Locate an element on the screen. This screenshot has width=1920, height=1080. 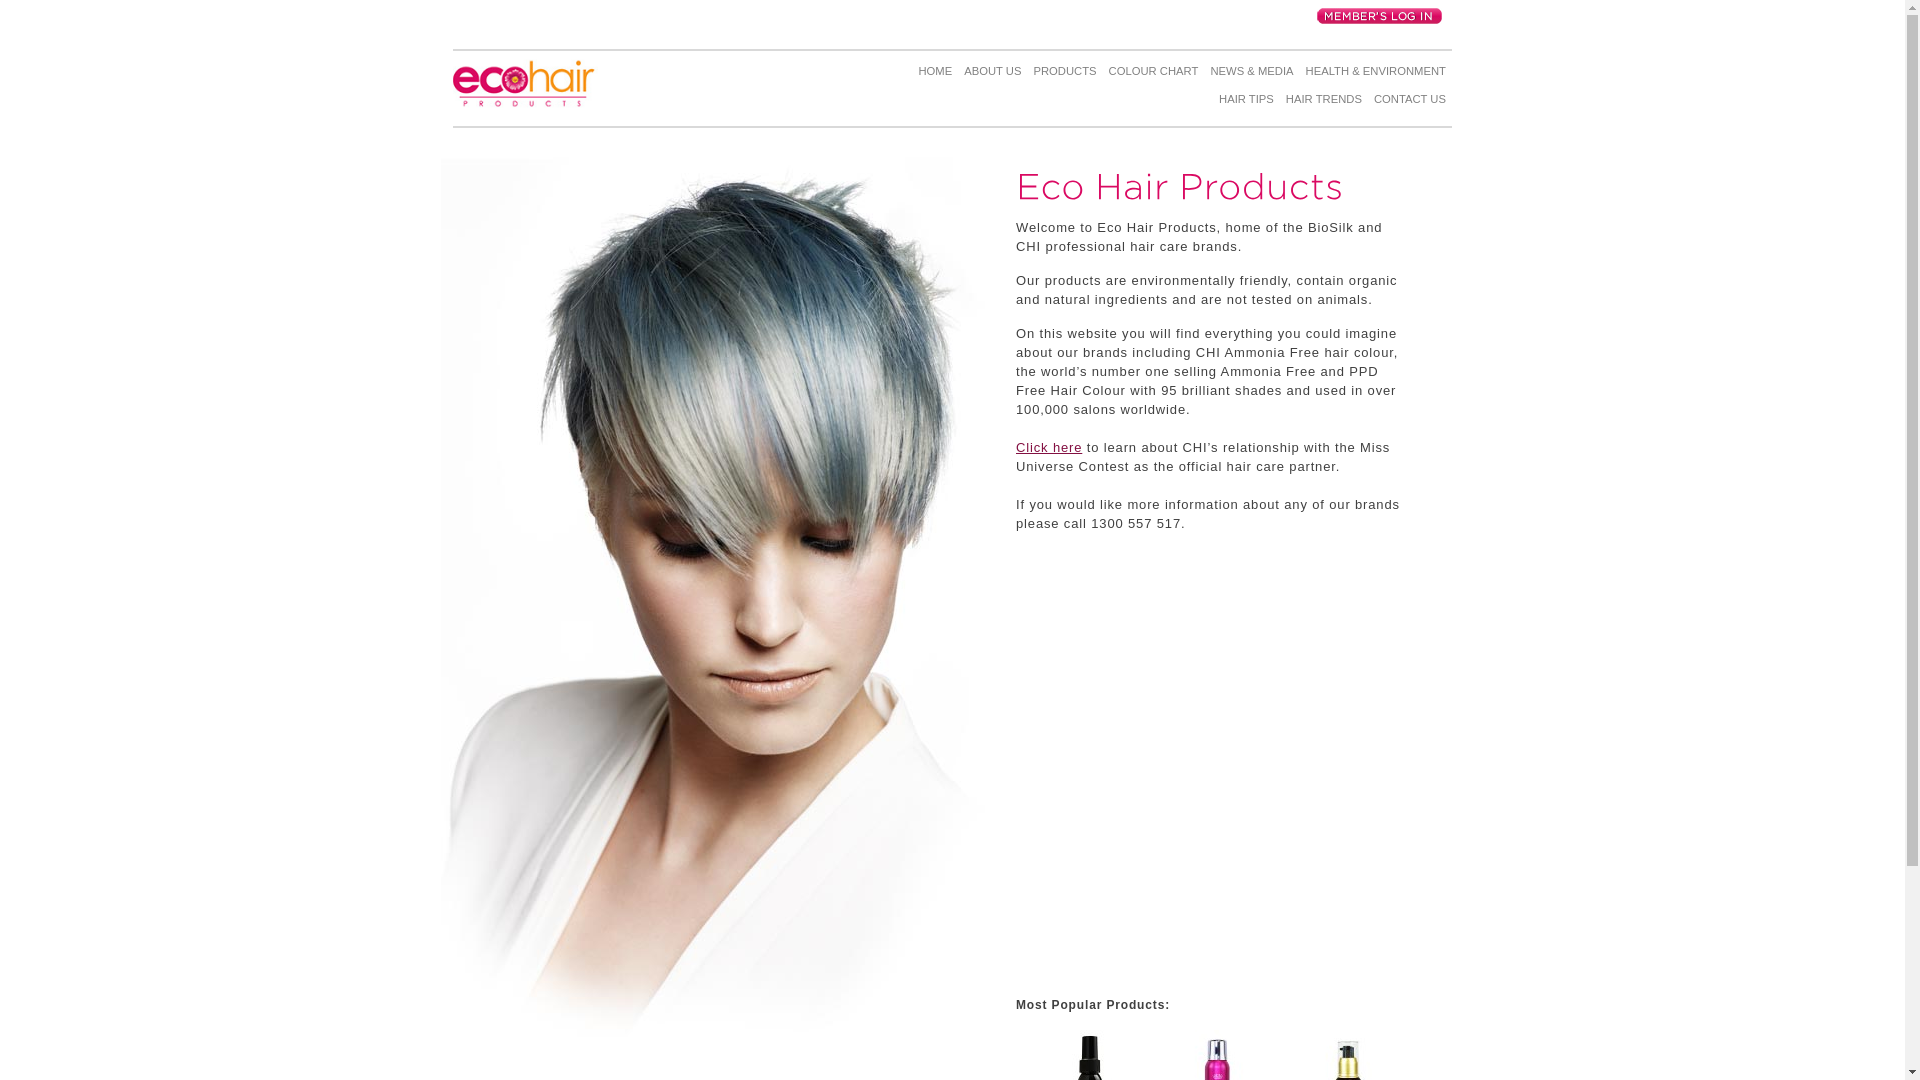
'HEALTH & ENVIRONMENT' is located at coordinates (1375, 73).